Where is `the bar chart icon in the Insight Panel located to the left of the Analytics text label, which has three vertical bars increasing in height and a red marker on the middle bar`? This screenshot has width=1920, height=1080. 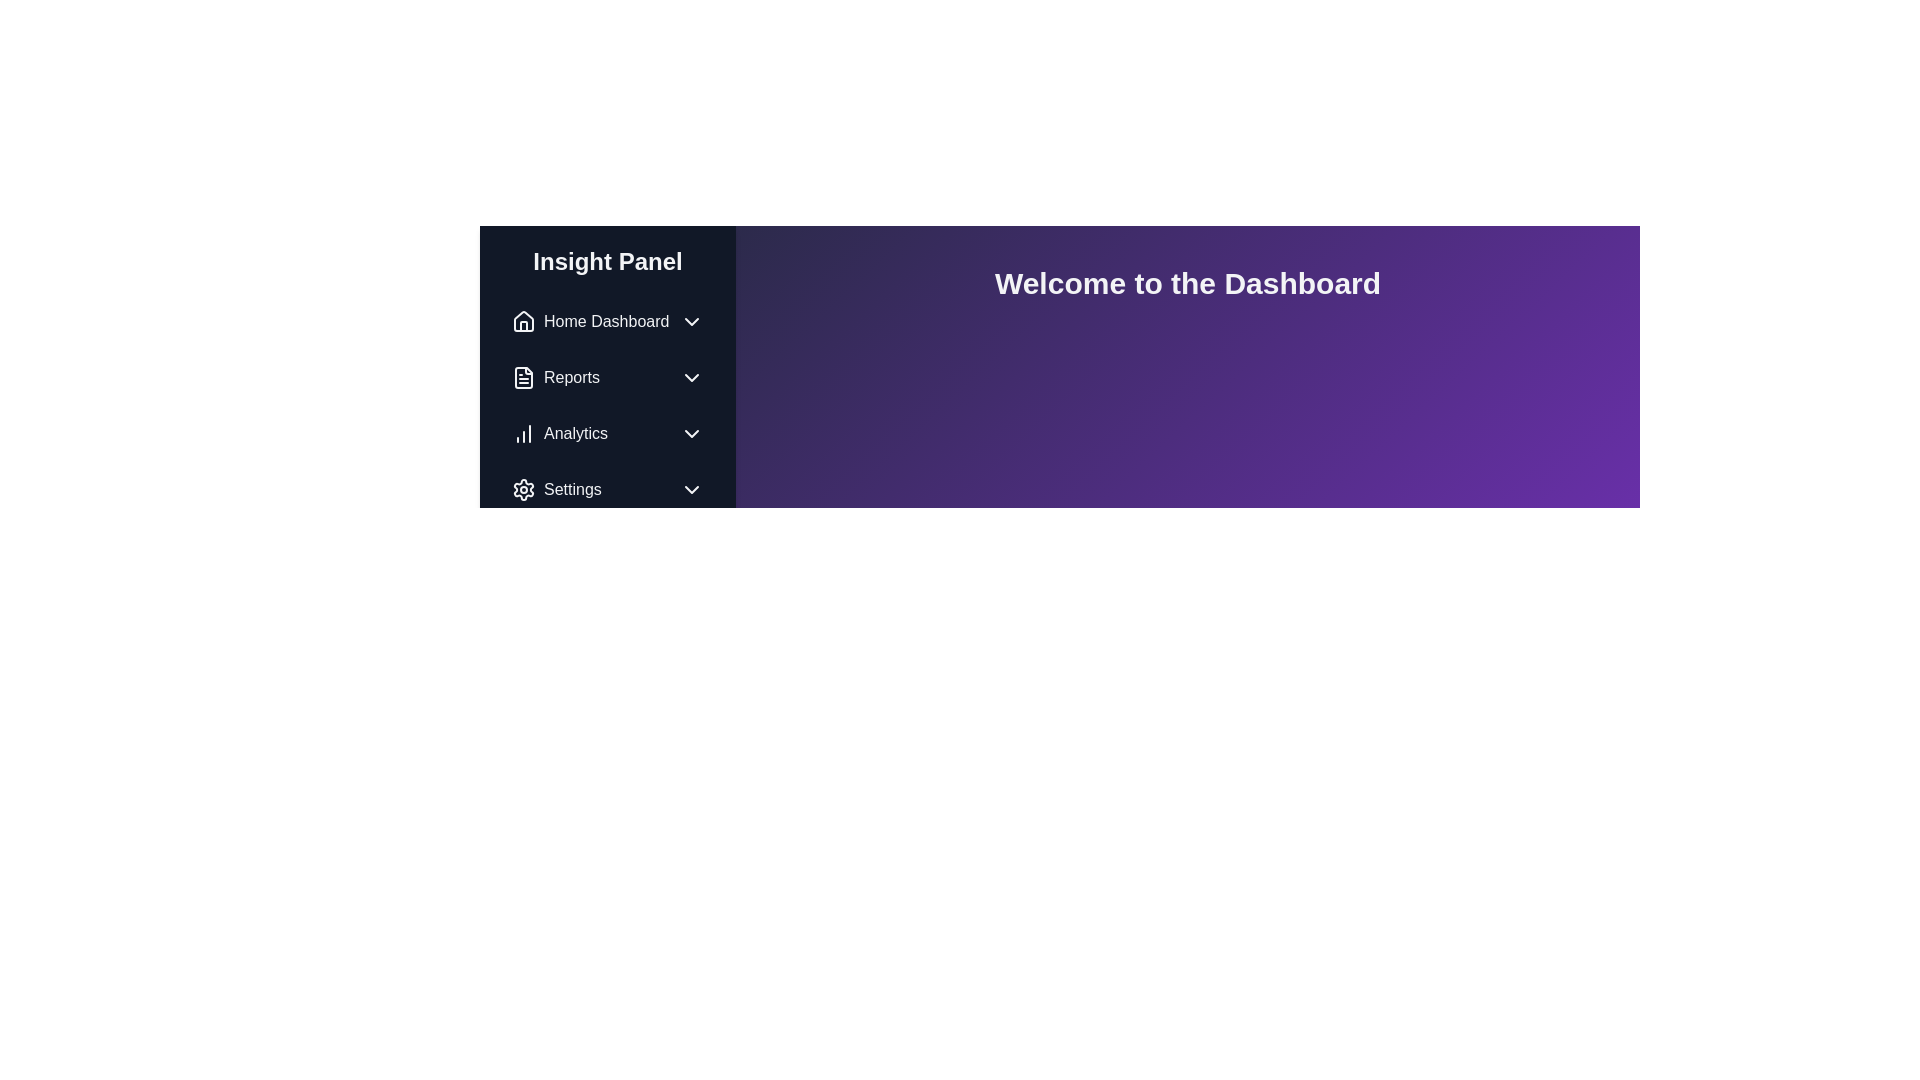
the bar chart icon in the Insight Panel located to the left of the Analytics text label, which has three vertical bars increasing in height and a red marker on the middle bar is located at coordinates (523, 433).